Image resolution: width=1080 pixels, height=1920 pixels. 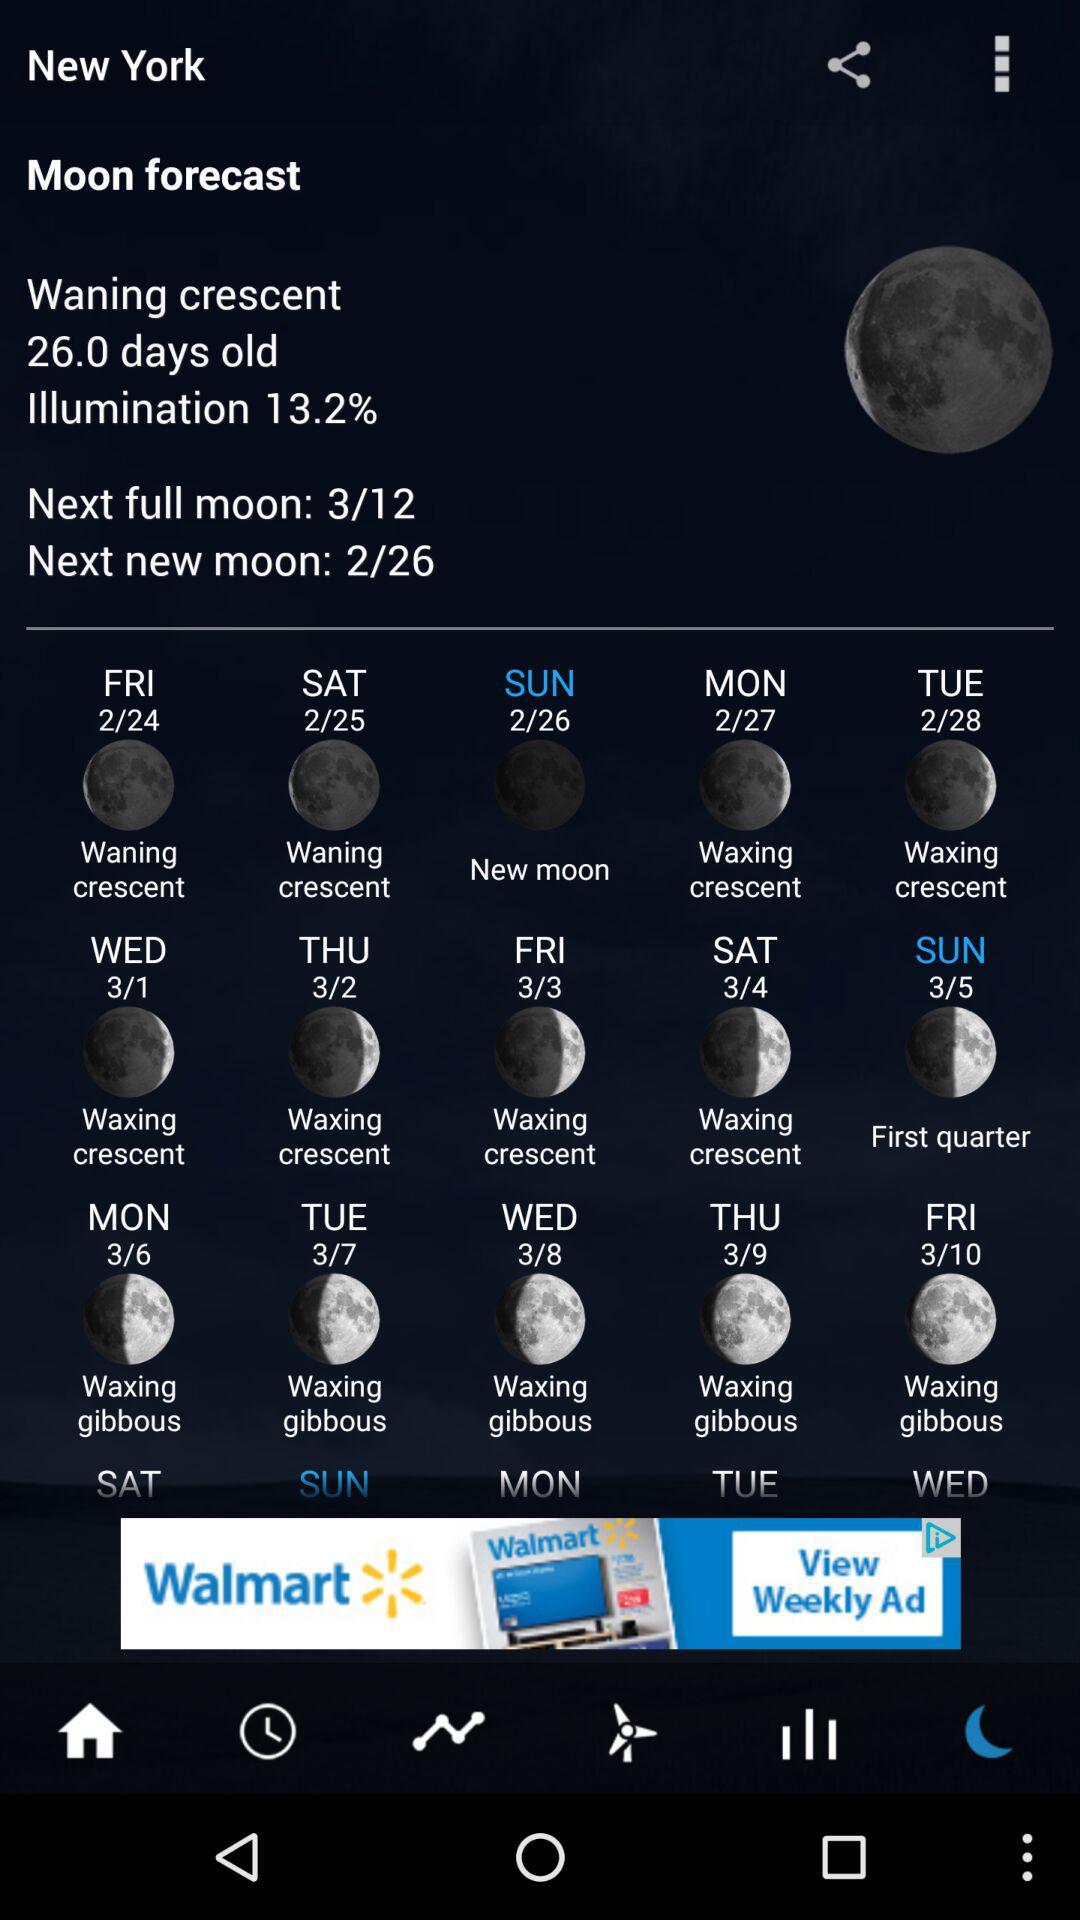 What do you see at coordinates (848, 68) in the screenshot?
I see `the share icon` at bounding box center [848, 68].